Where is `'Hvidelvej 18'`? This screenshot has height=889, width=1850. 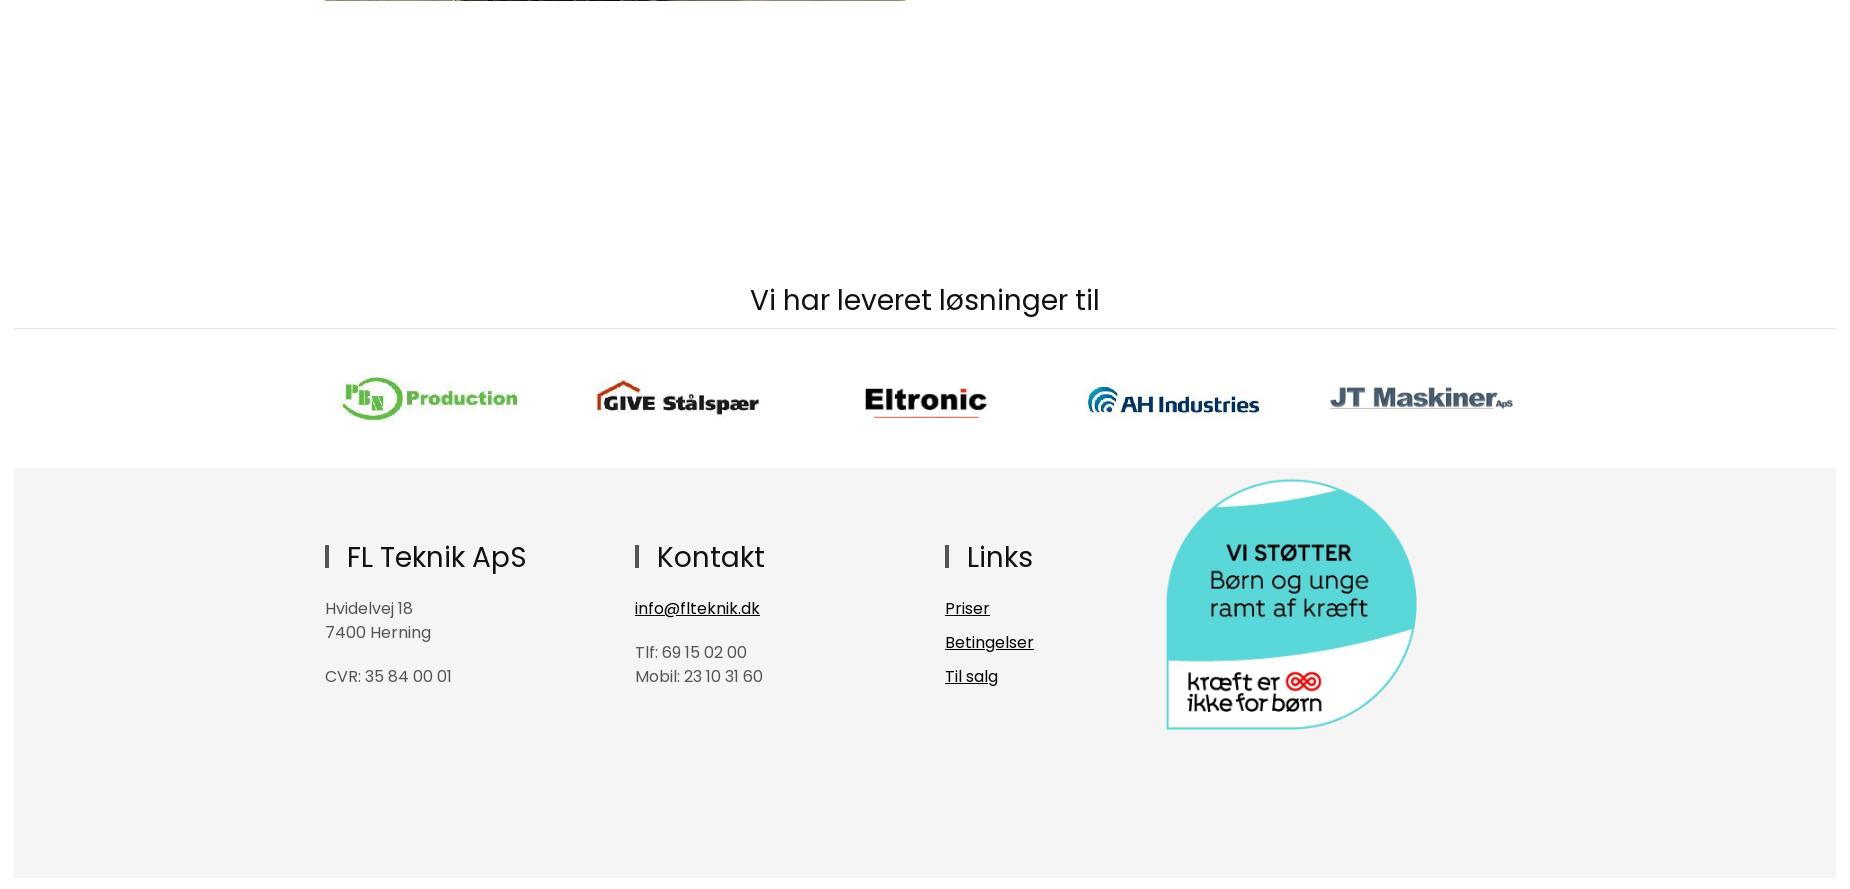 'Hvidelvej 18' is located at coordinates (368, 607).